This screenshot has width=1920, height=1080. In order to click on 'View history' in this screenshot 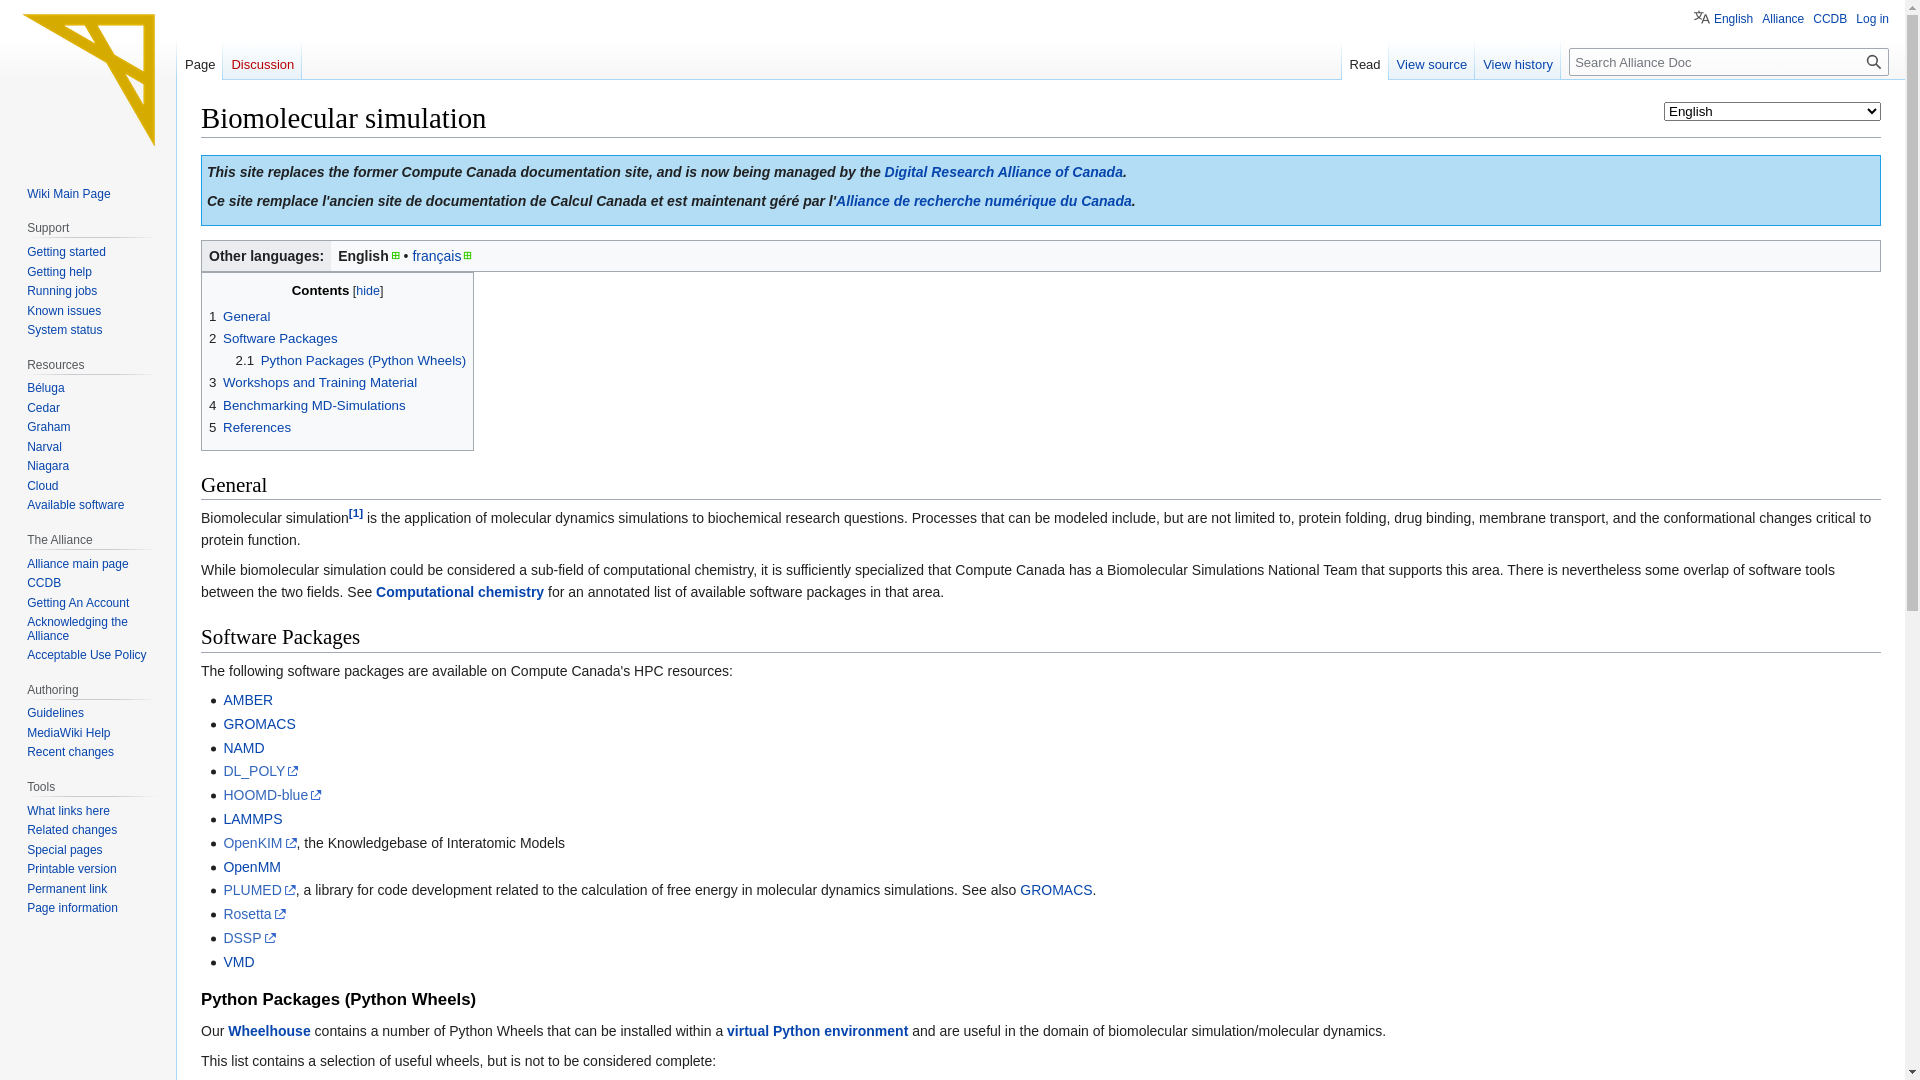, I will do `click(1474, 59)`.